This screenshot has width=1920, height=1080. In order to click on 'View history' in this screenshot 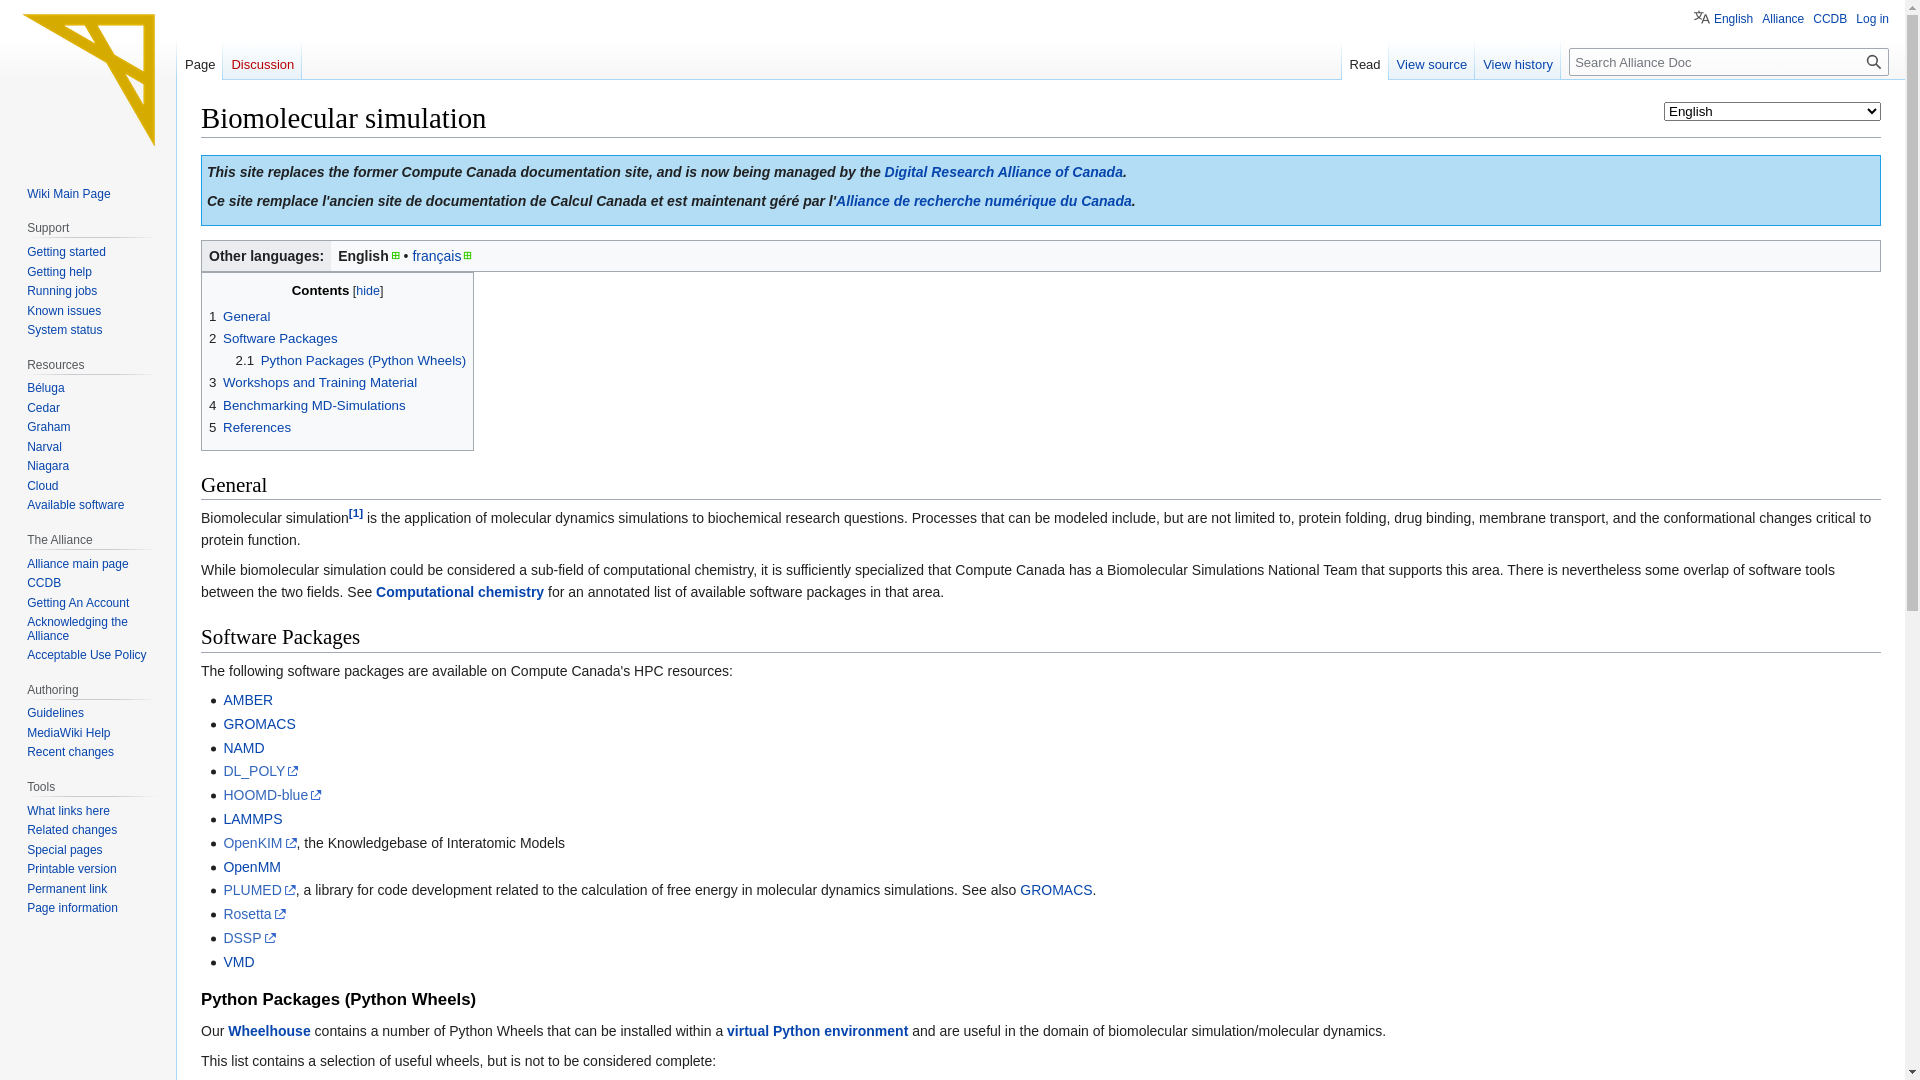, I will do `click(1474, 59)`.